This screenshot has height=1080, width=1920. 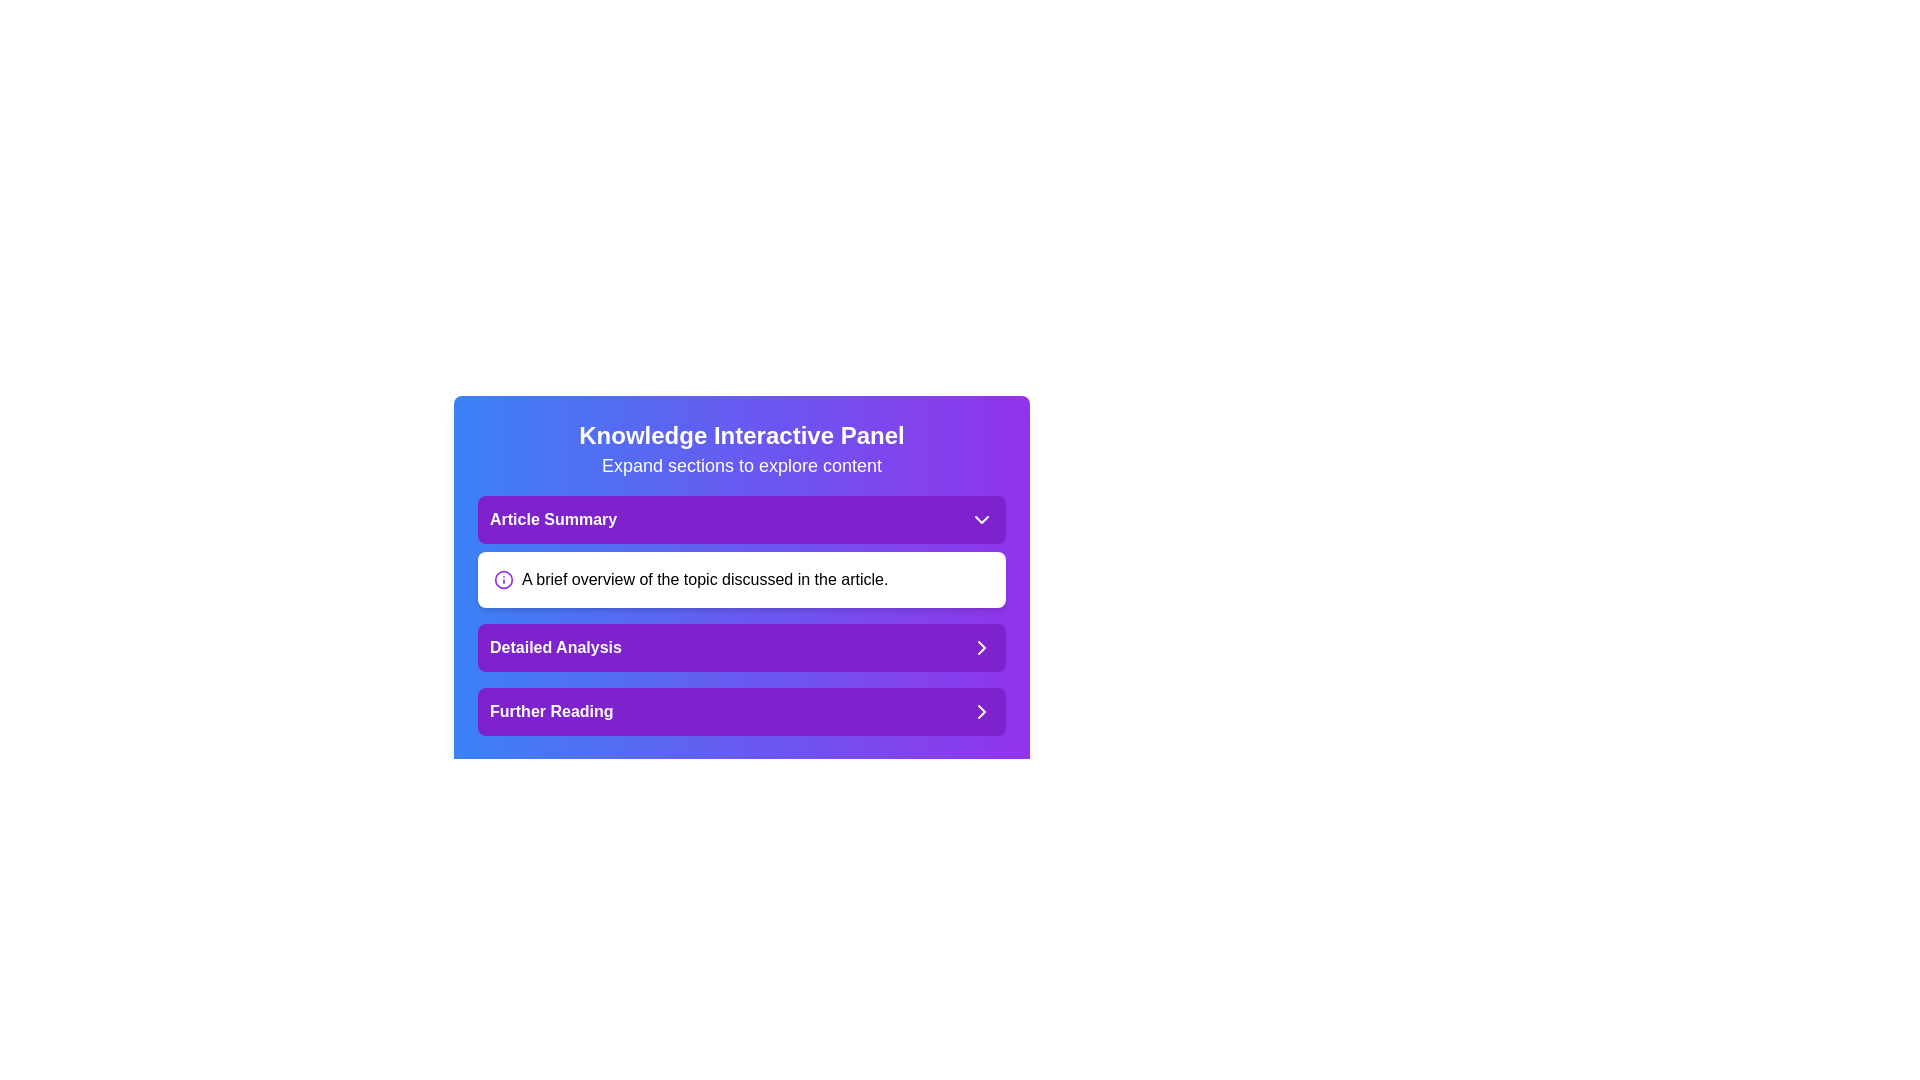 What do you see at coordinates (741, 648) in the screenshot?
I see `the second button in the Knowledge Interactive Panel` at bounding box center [741, 648].